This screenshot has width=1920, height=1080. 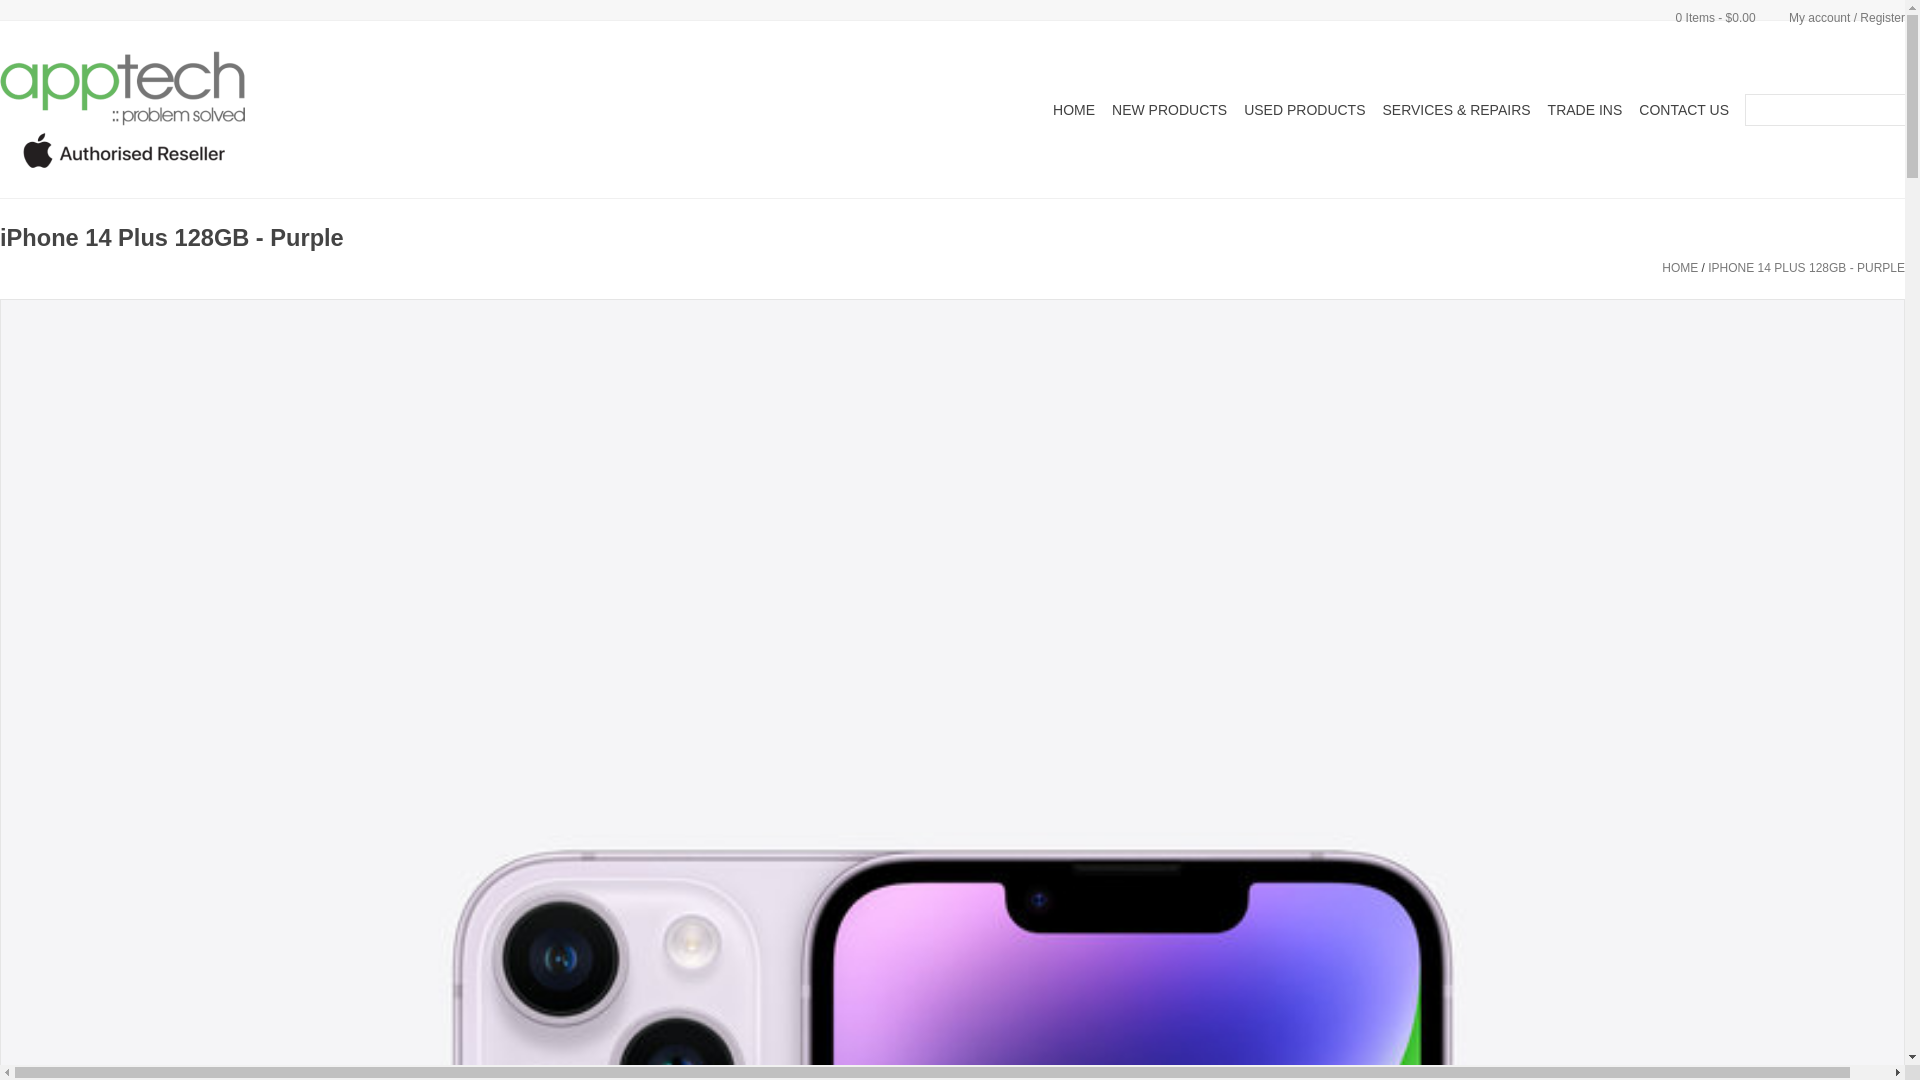 What do you see at coordinates (1646, 18) in the screenshot?
I see `'0 Items - $0.00'` at bounding box center [1646, 18].